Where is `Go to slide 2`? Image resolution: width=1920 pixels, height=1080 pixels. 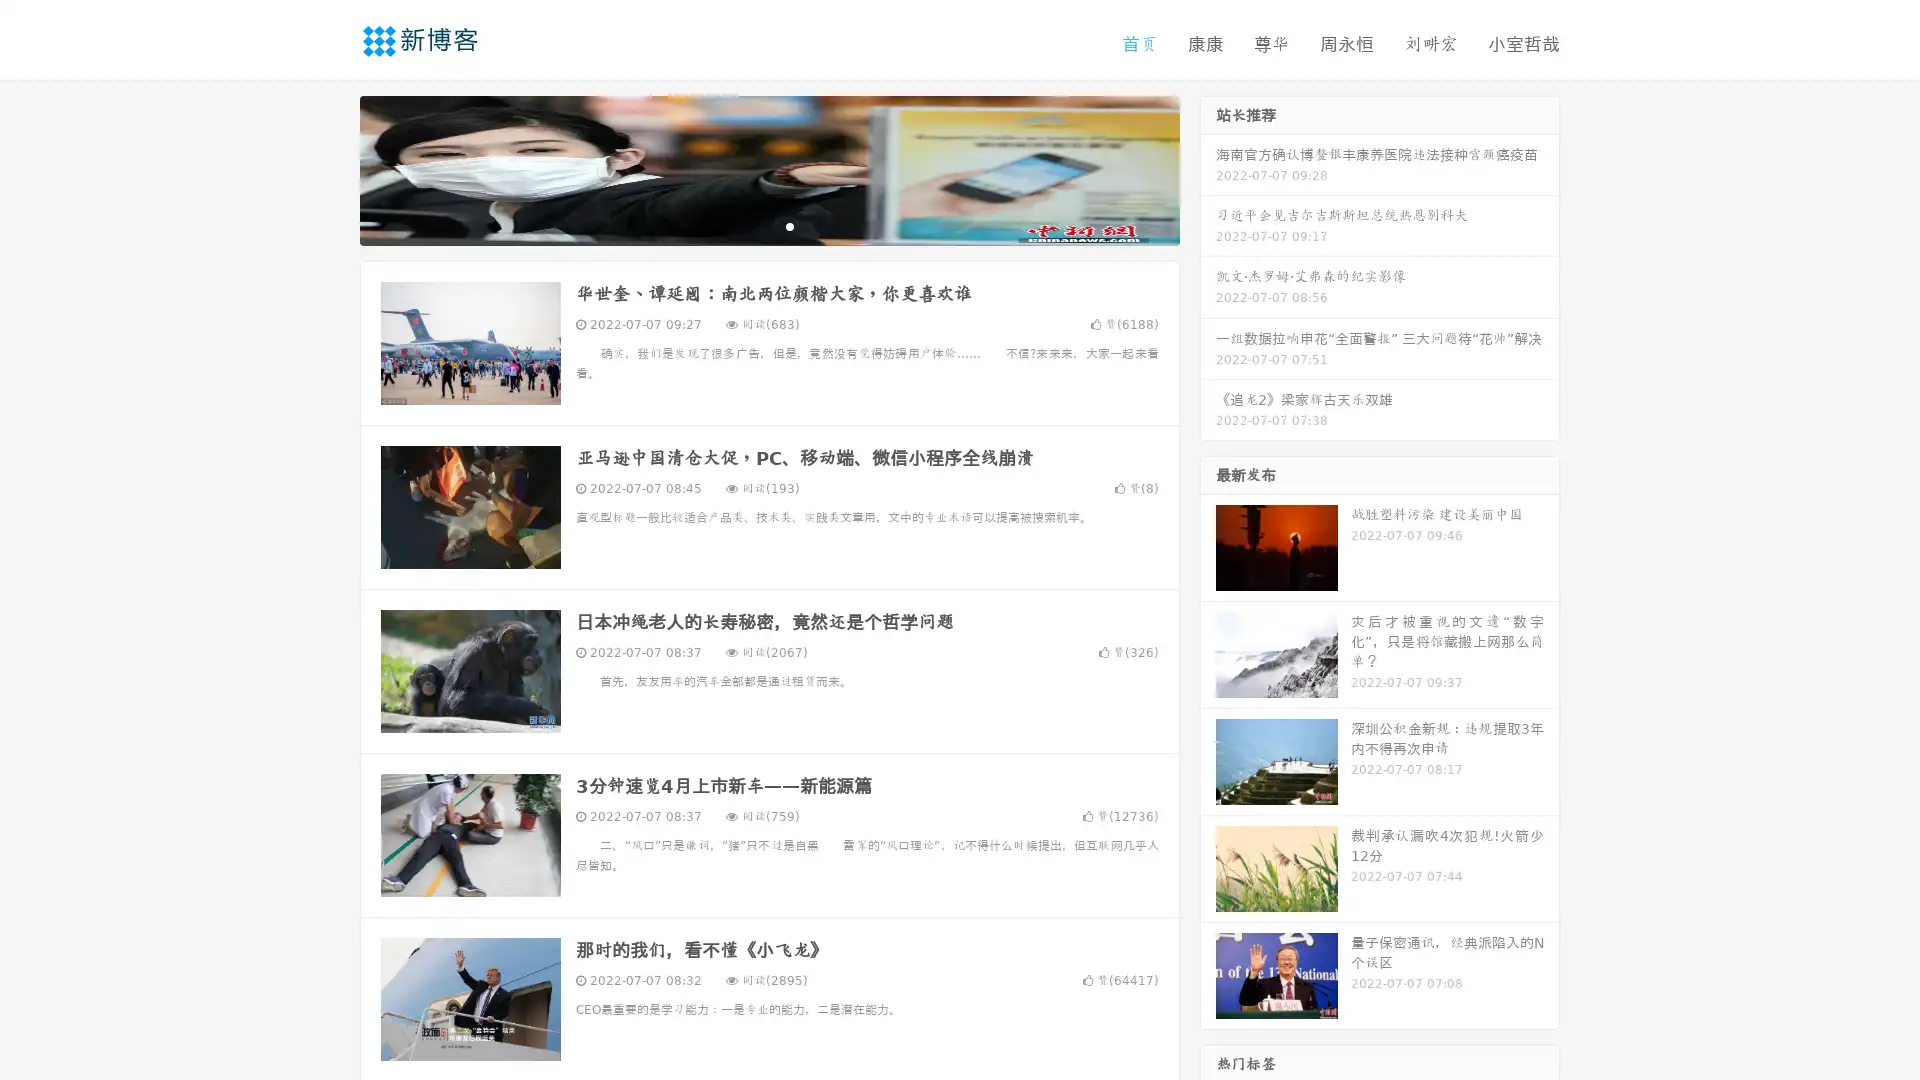 Go to slide 2 is located at coordinates (768, 225).